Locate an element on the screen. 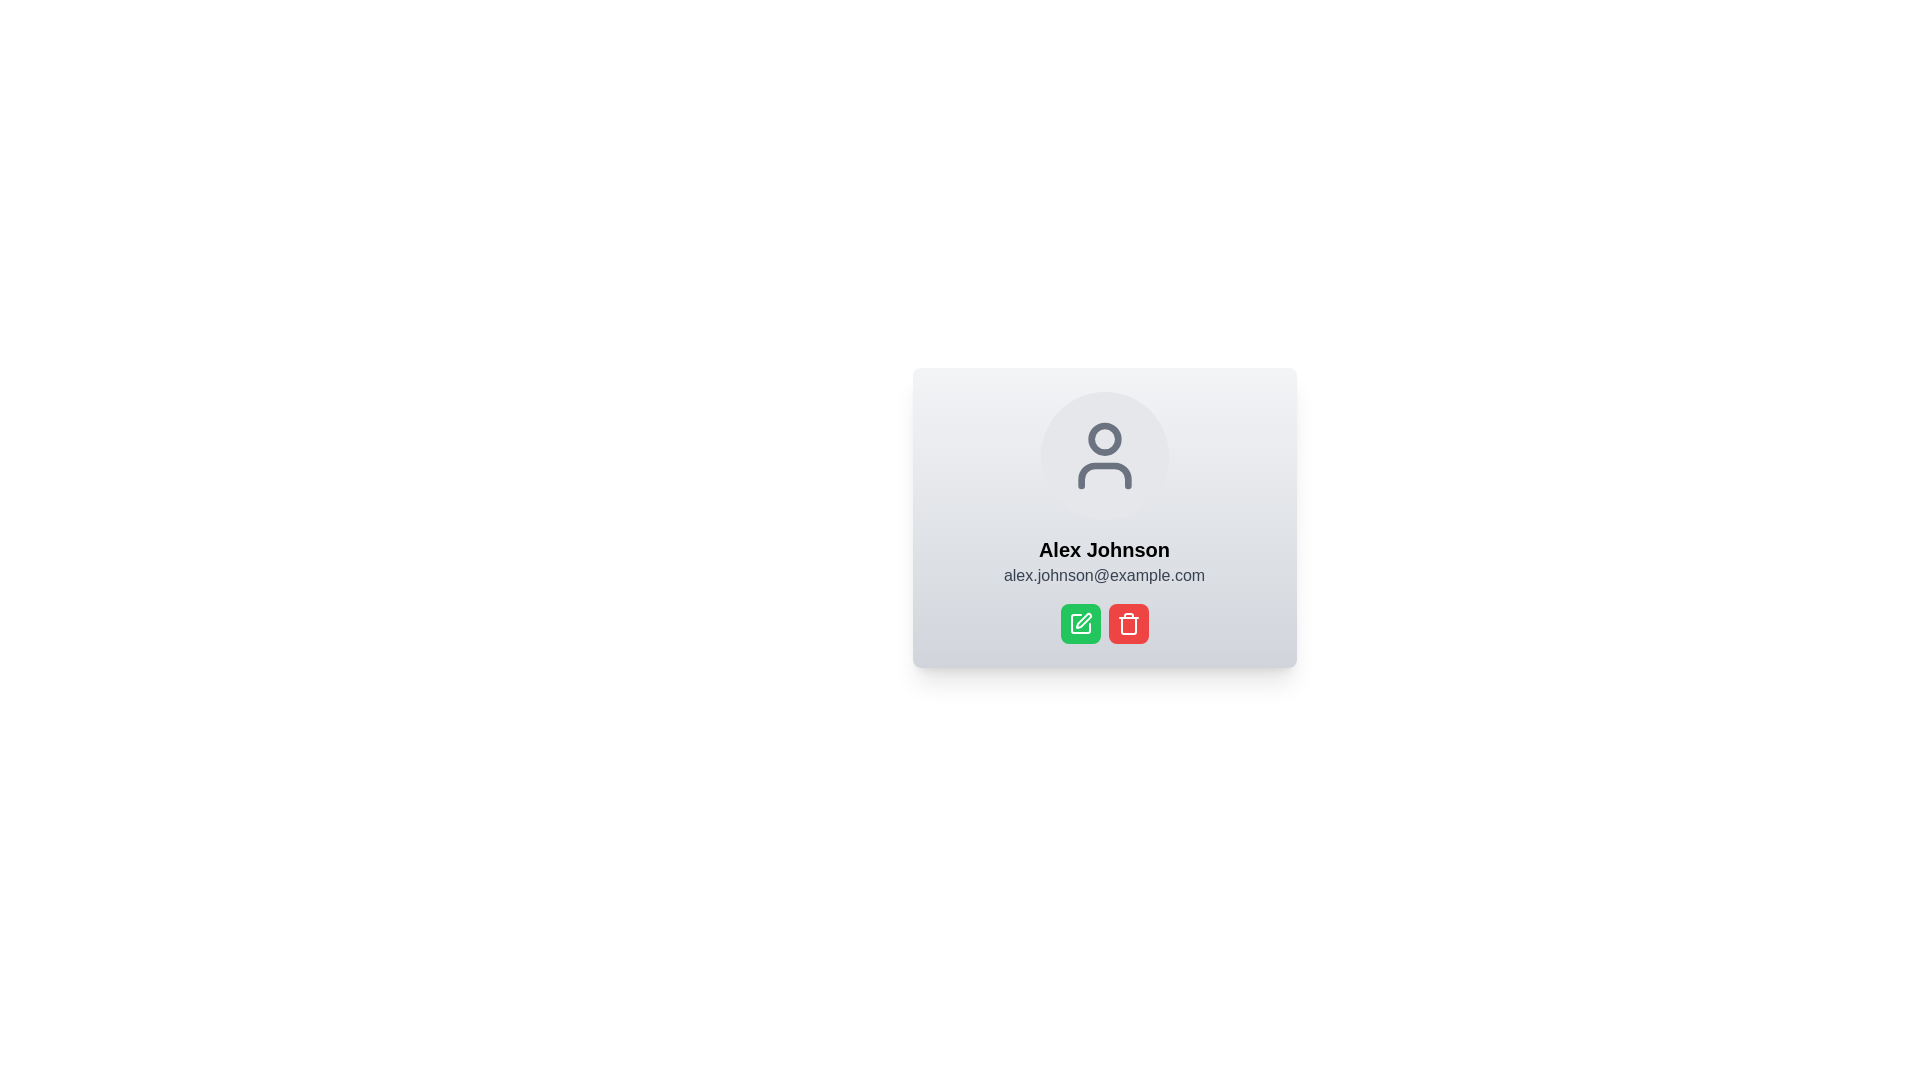  the semicircle graphical part of the user representation icon located at the upper section of the card, just below the head circle is located at coordinates (1103, 475).